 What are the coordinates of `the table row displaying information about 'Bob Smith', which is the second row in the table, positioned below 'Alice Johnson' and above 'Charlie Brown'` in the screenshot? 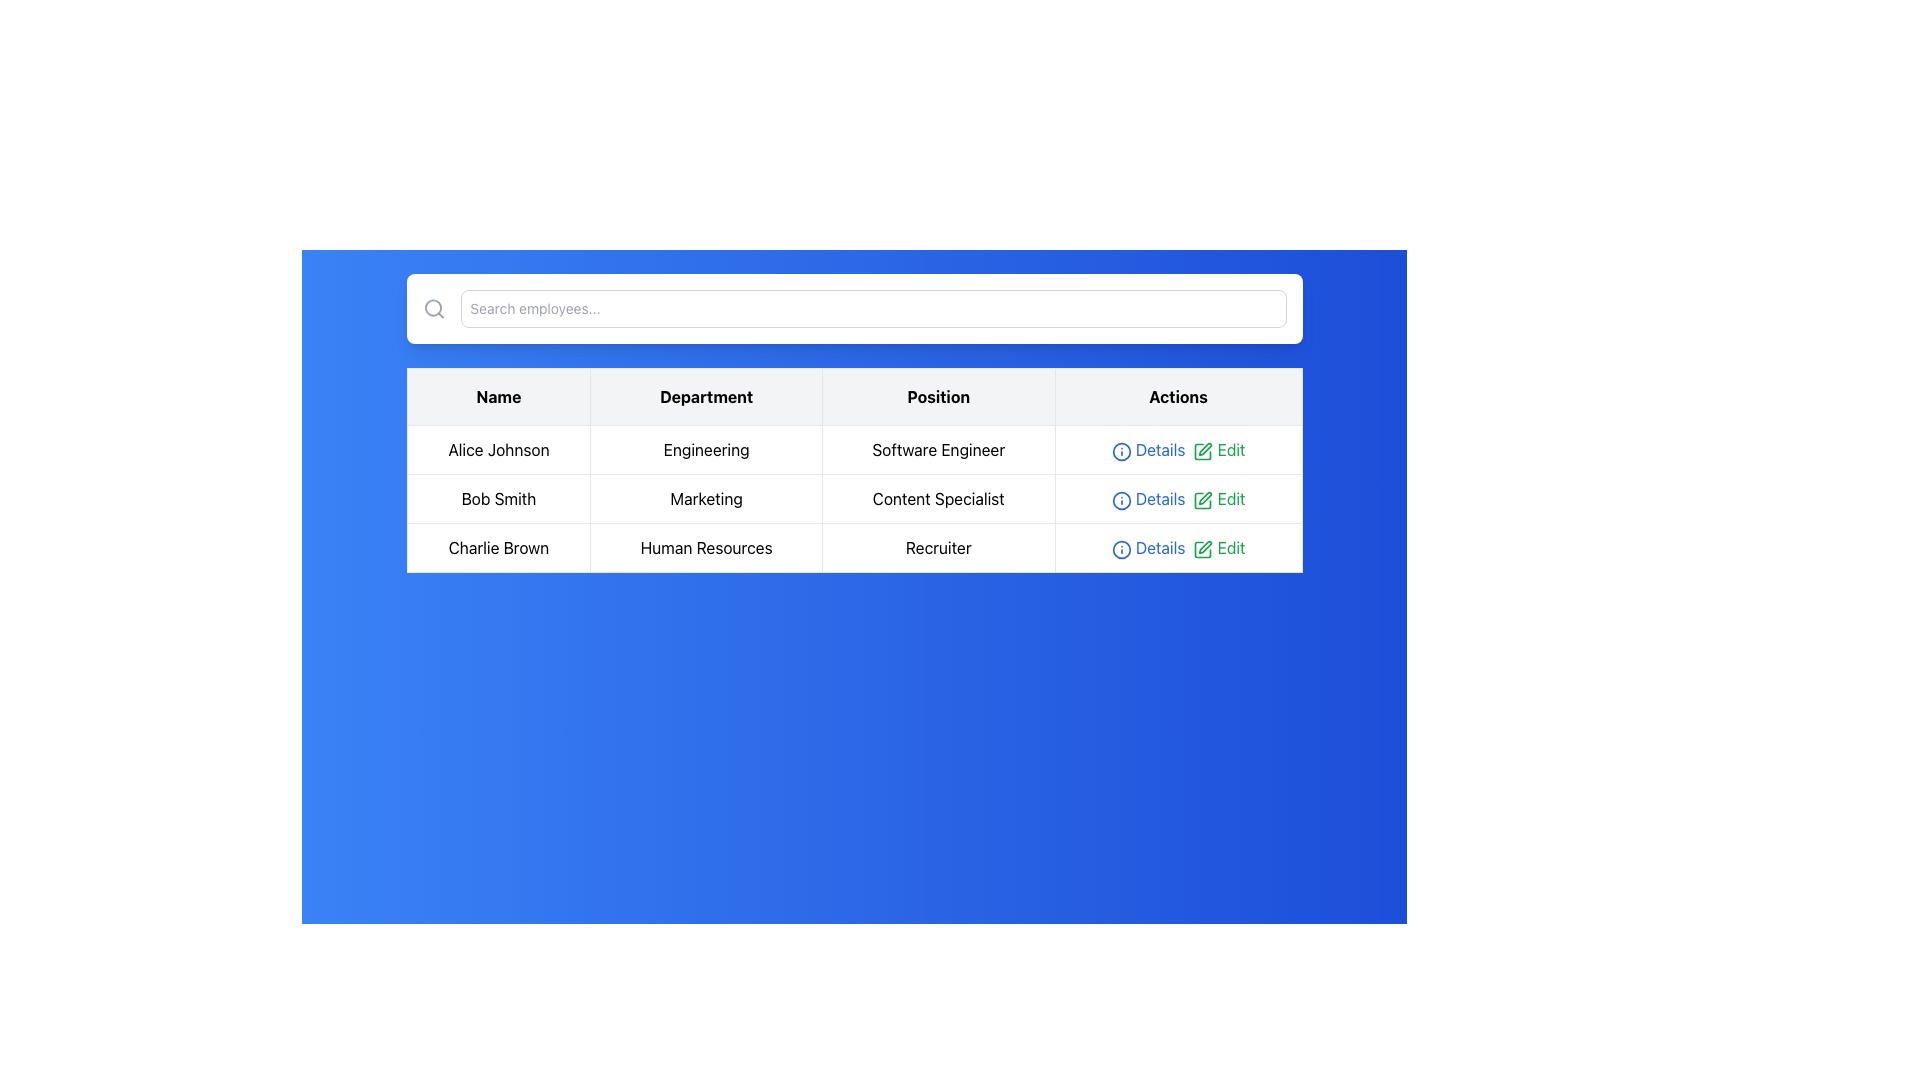 It's located at (854, 497).